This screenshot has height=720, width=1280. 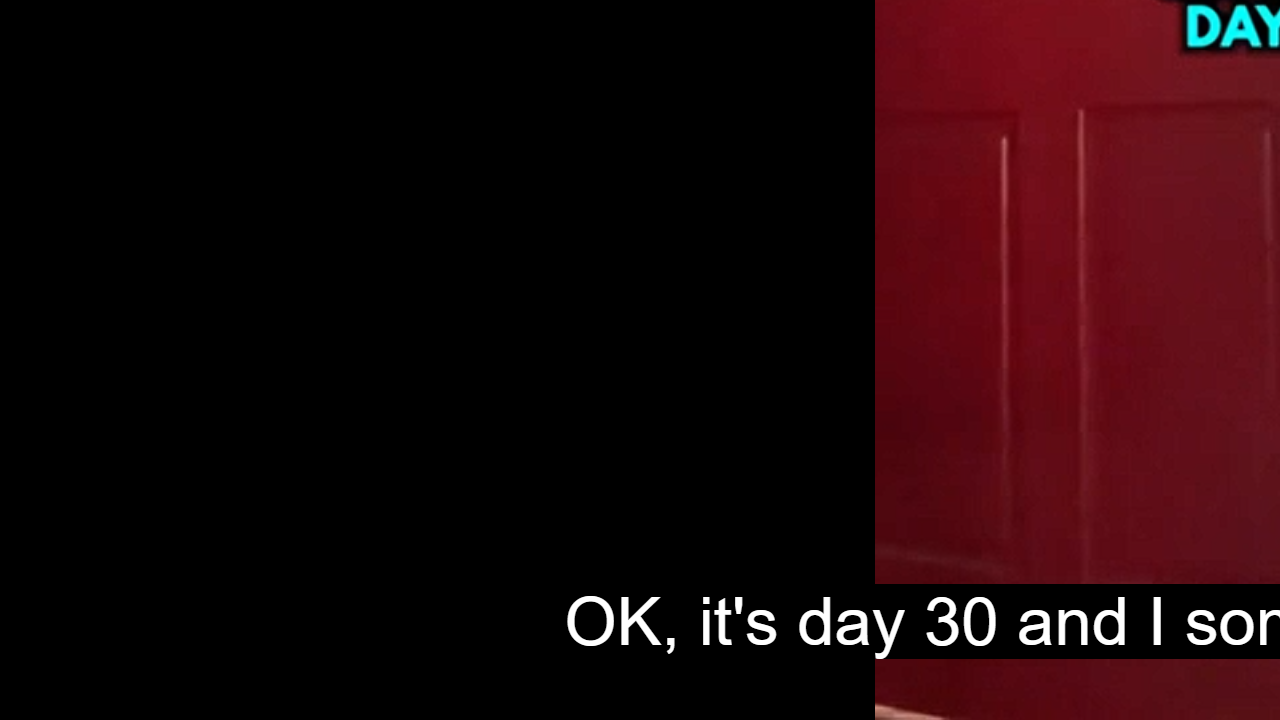 I want to click on 'Seek Back', so click(x=69, y=696).